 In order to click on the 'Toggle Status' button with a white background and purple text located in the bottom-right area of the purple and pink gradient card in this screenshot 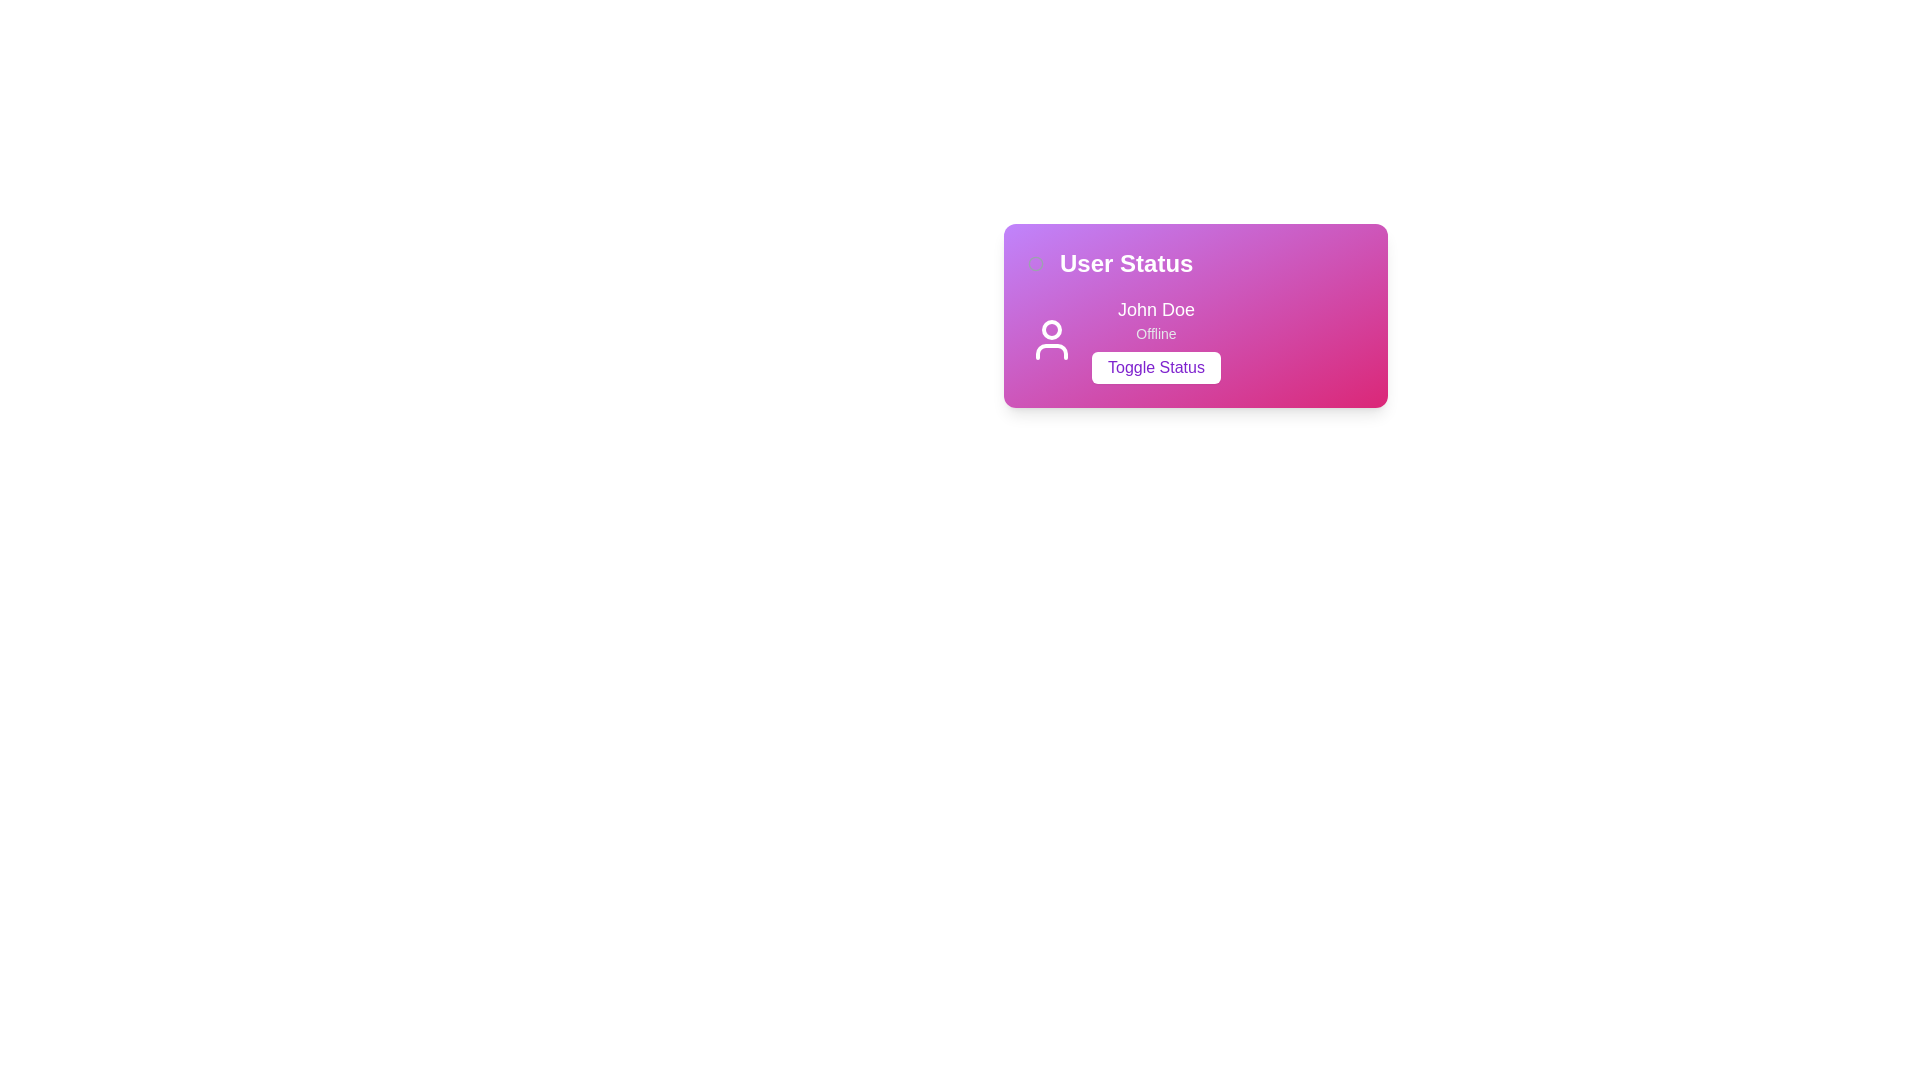, I will do `click(1156, 367)`.